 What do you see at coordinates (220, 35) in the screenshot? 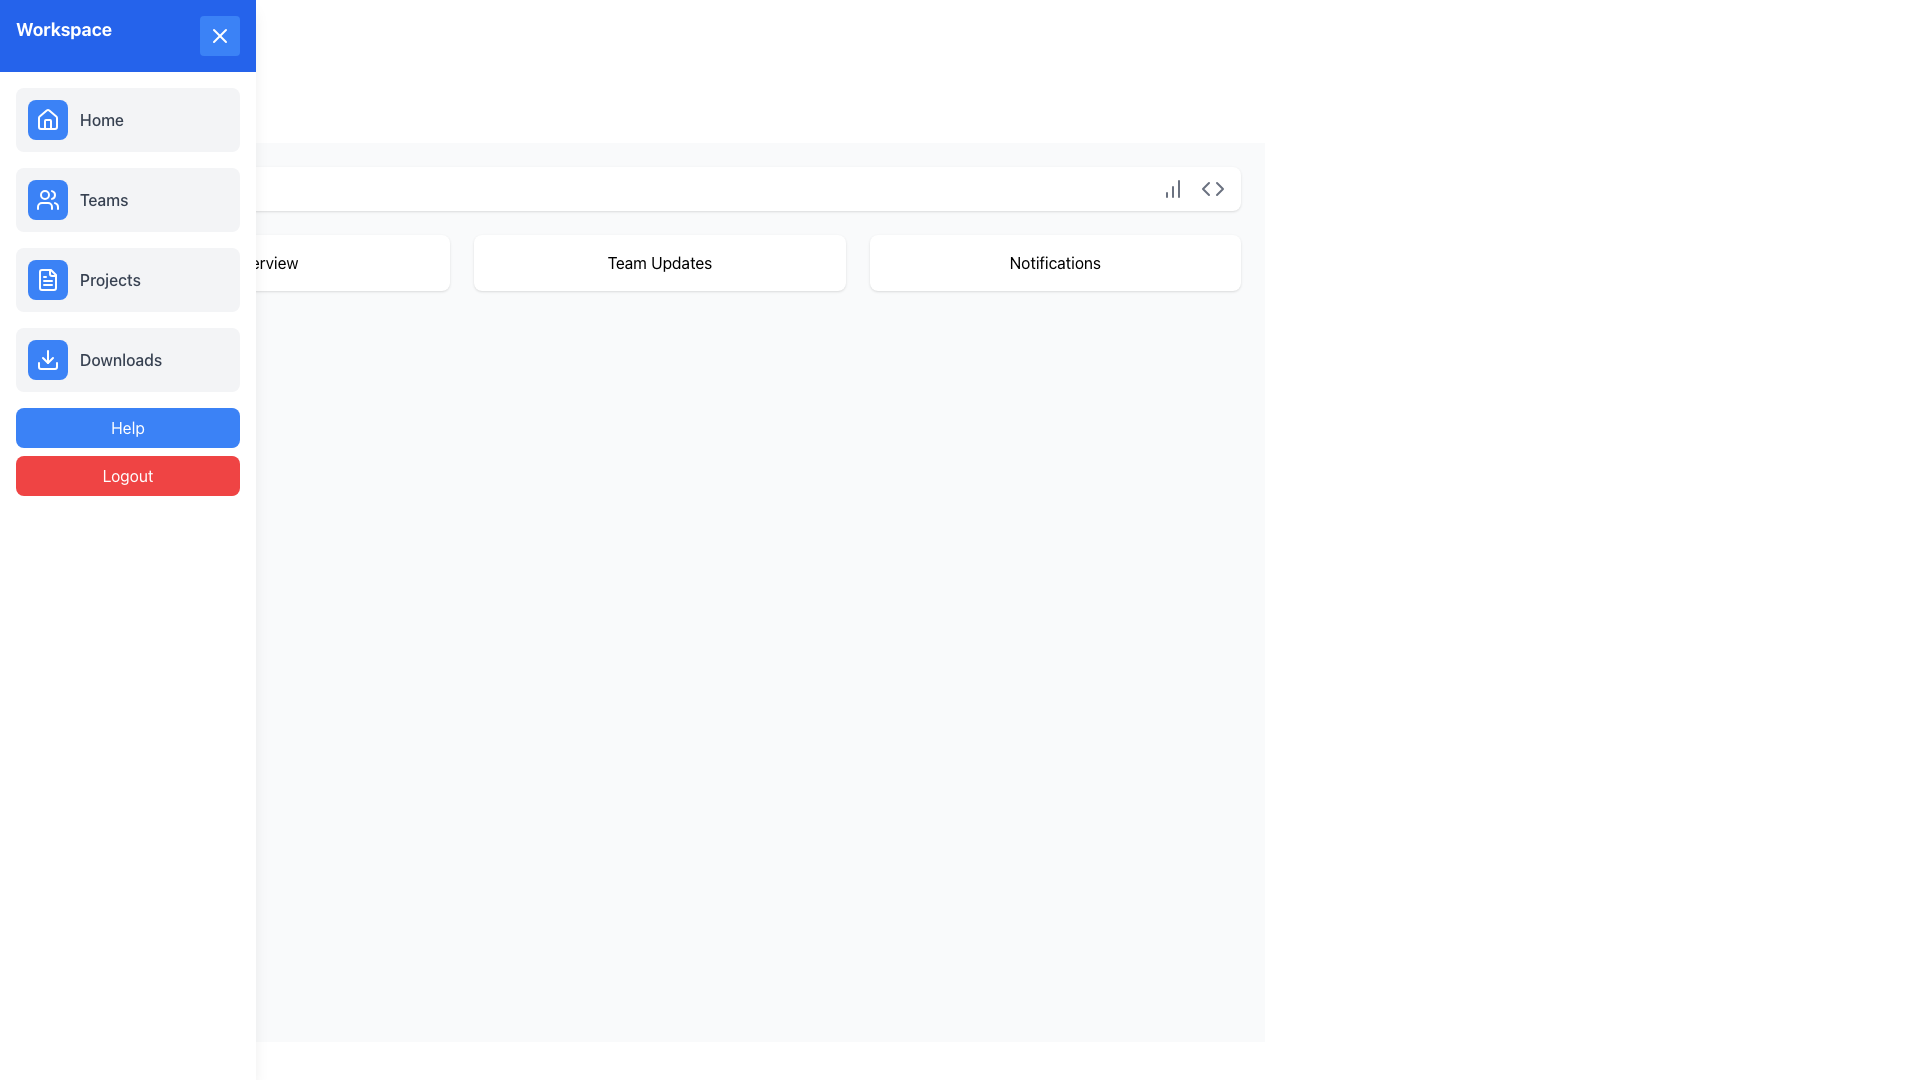
I see `the close button` at bounding box center [220, 35].